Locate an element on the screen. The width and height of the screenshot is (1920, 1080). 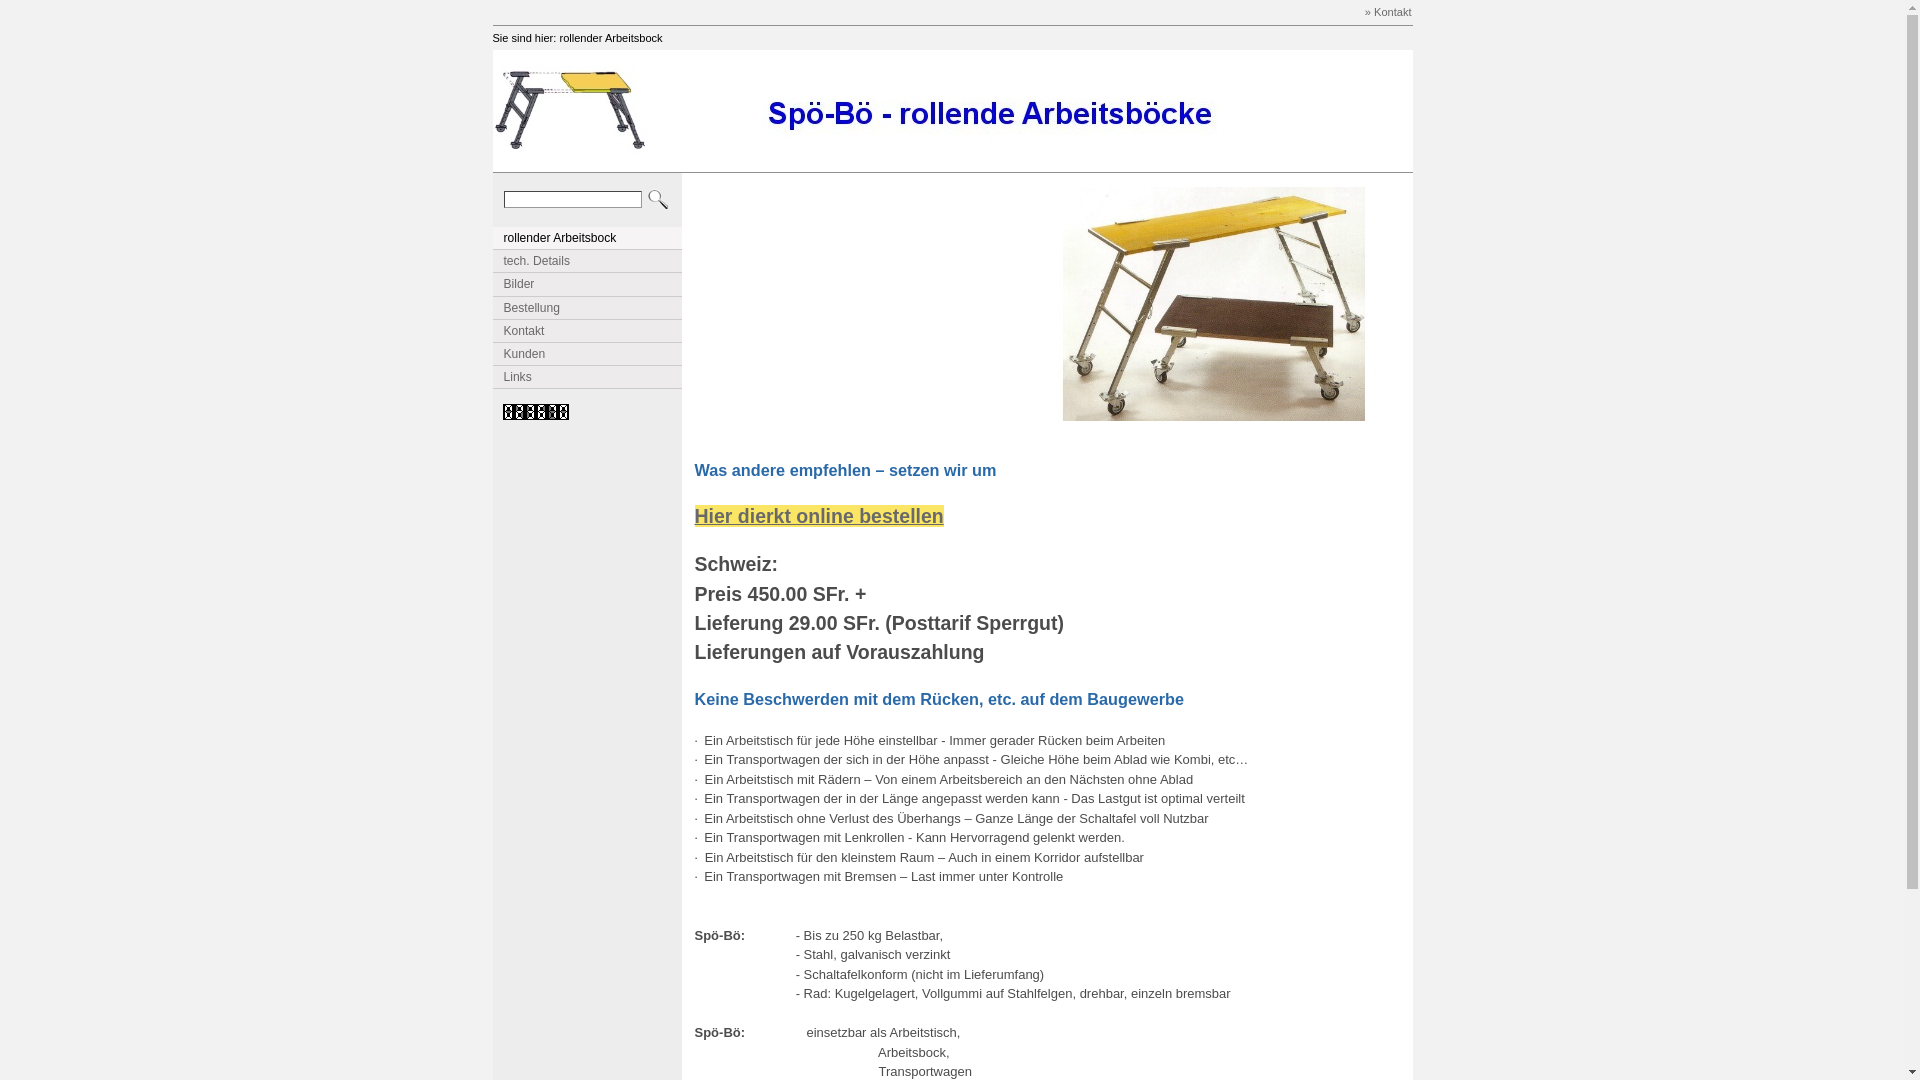
'Bestellung' is located at coordinates (586, 308).